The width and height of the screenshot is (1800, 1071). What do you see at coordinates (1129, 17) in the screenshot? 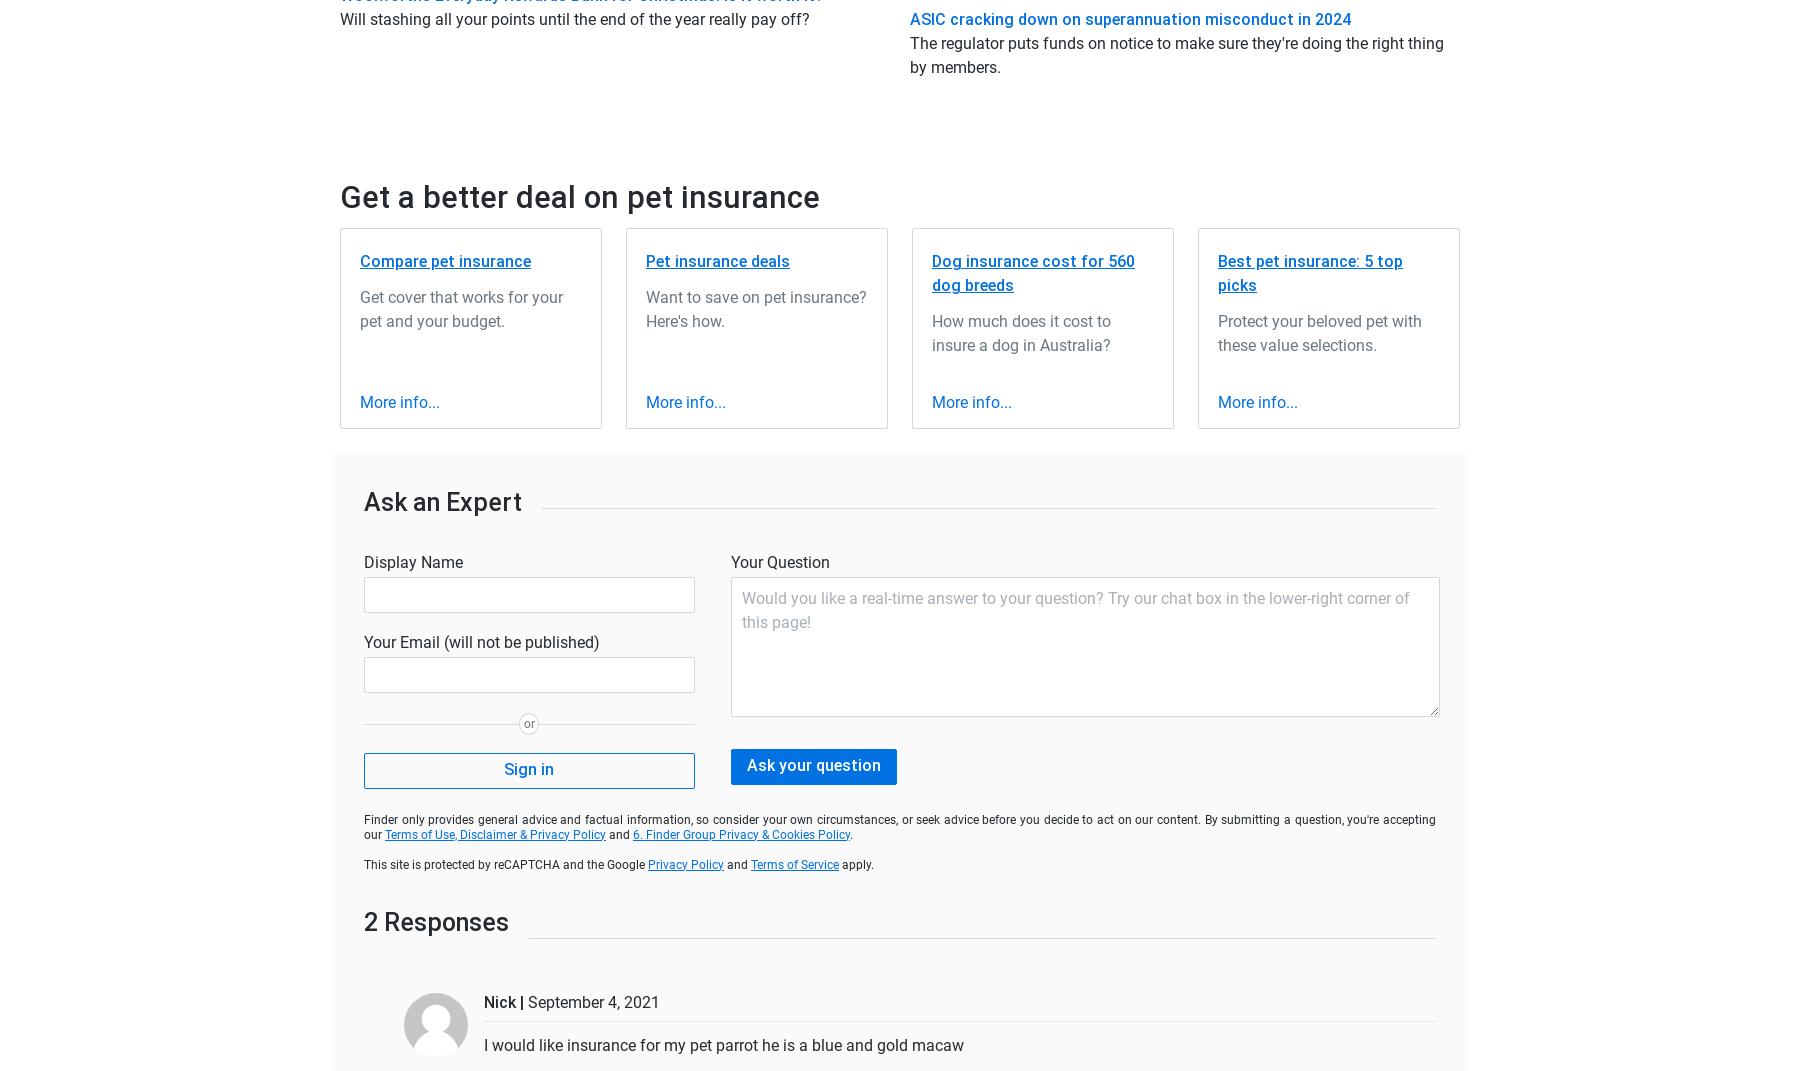
I see `'ASIC cracking down on superannuation misconduct in 2024'` at bounding box center [1129, 17].